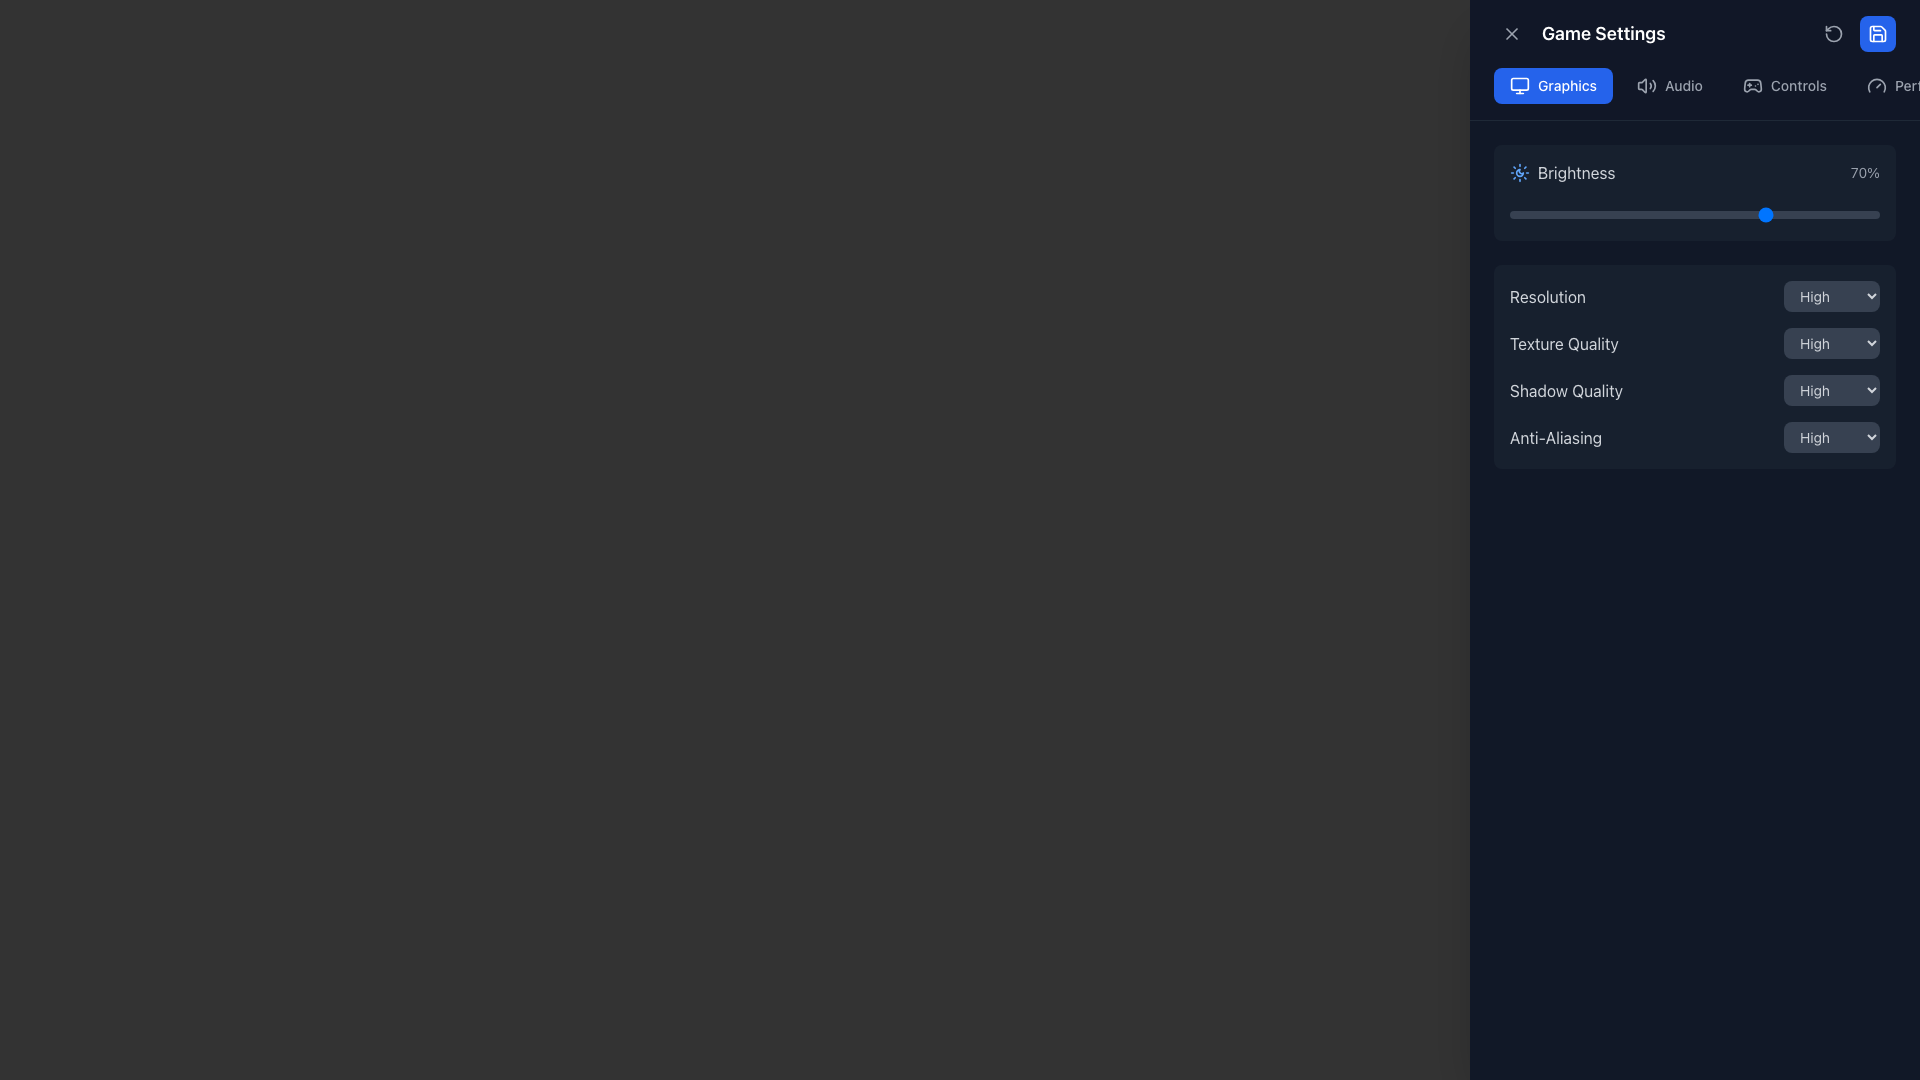  Describe the element at coordinates (1832, 389) in the screenshot. I see `the dropdown menu for 'Shadow Quality' in the 'Graphics' section of the 'Game Settings'` at that location.